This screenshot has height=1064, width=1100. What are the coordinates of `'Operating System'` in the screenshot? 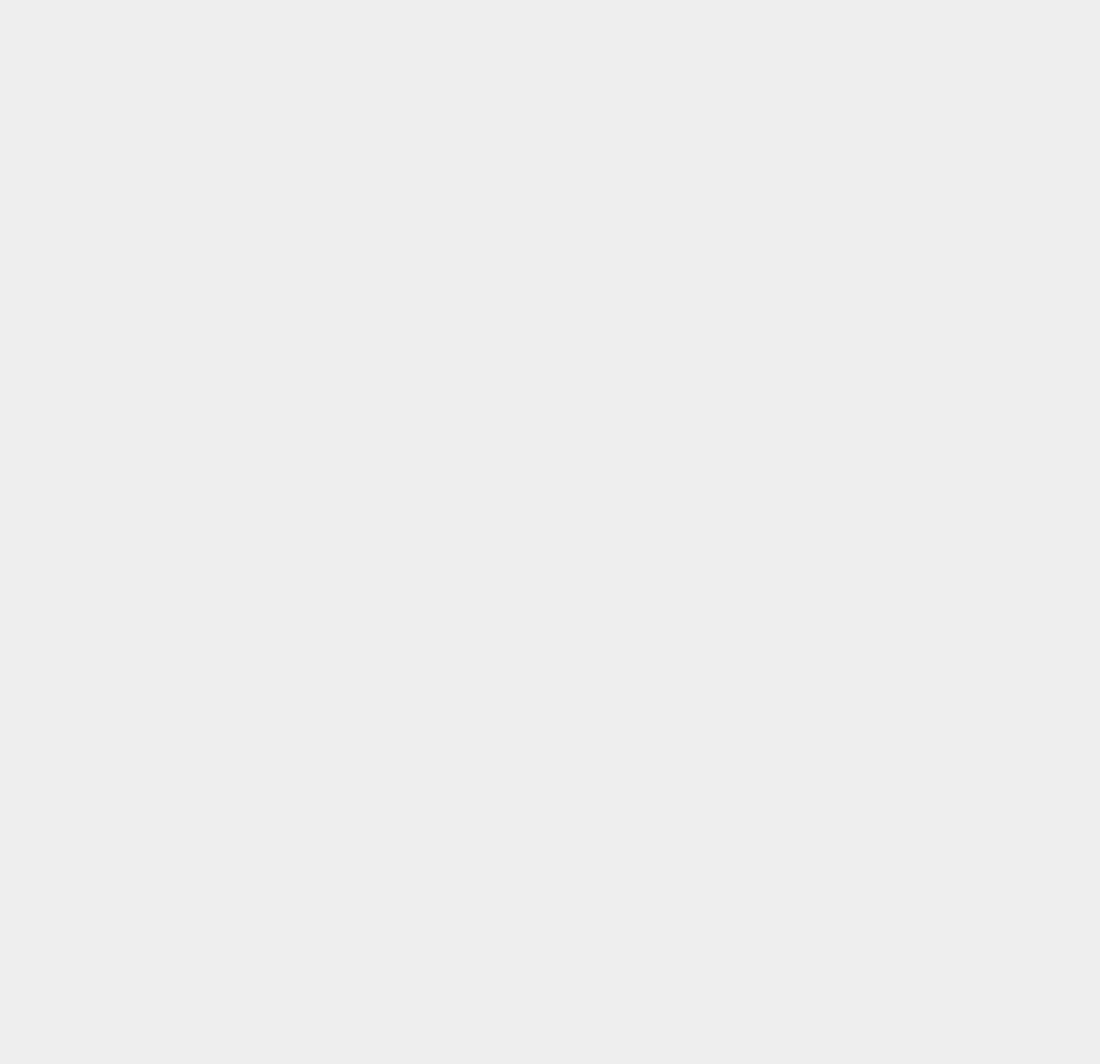 It's located at (778, 55).